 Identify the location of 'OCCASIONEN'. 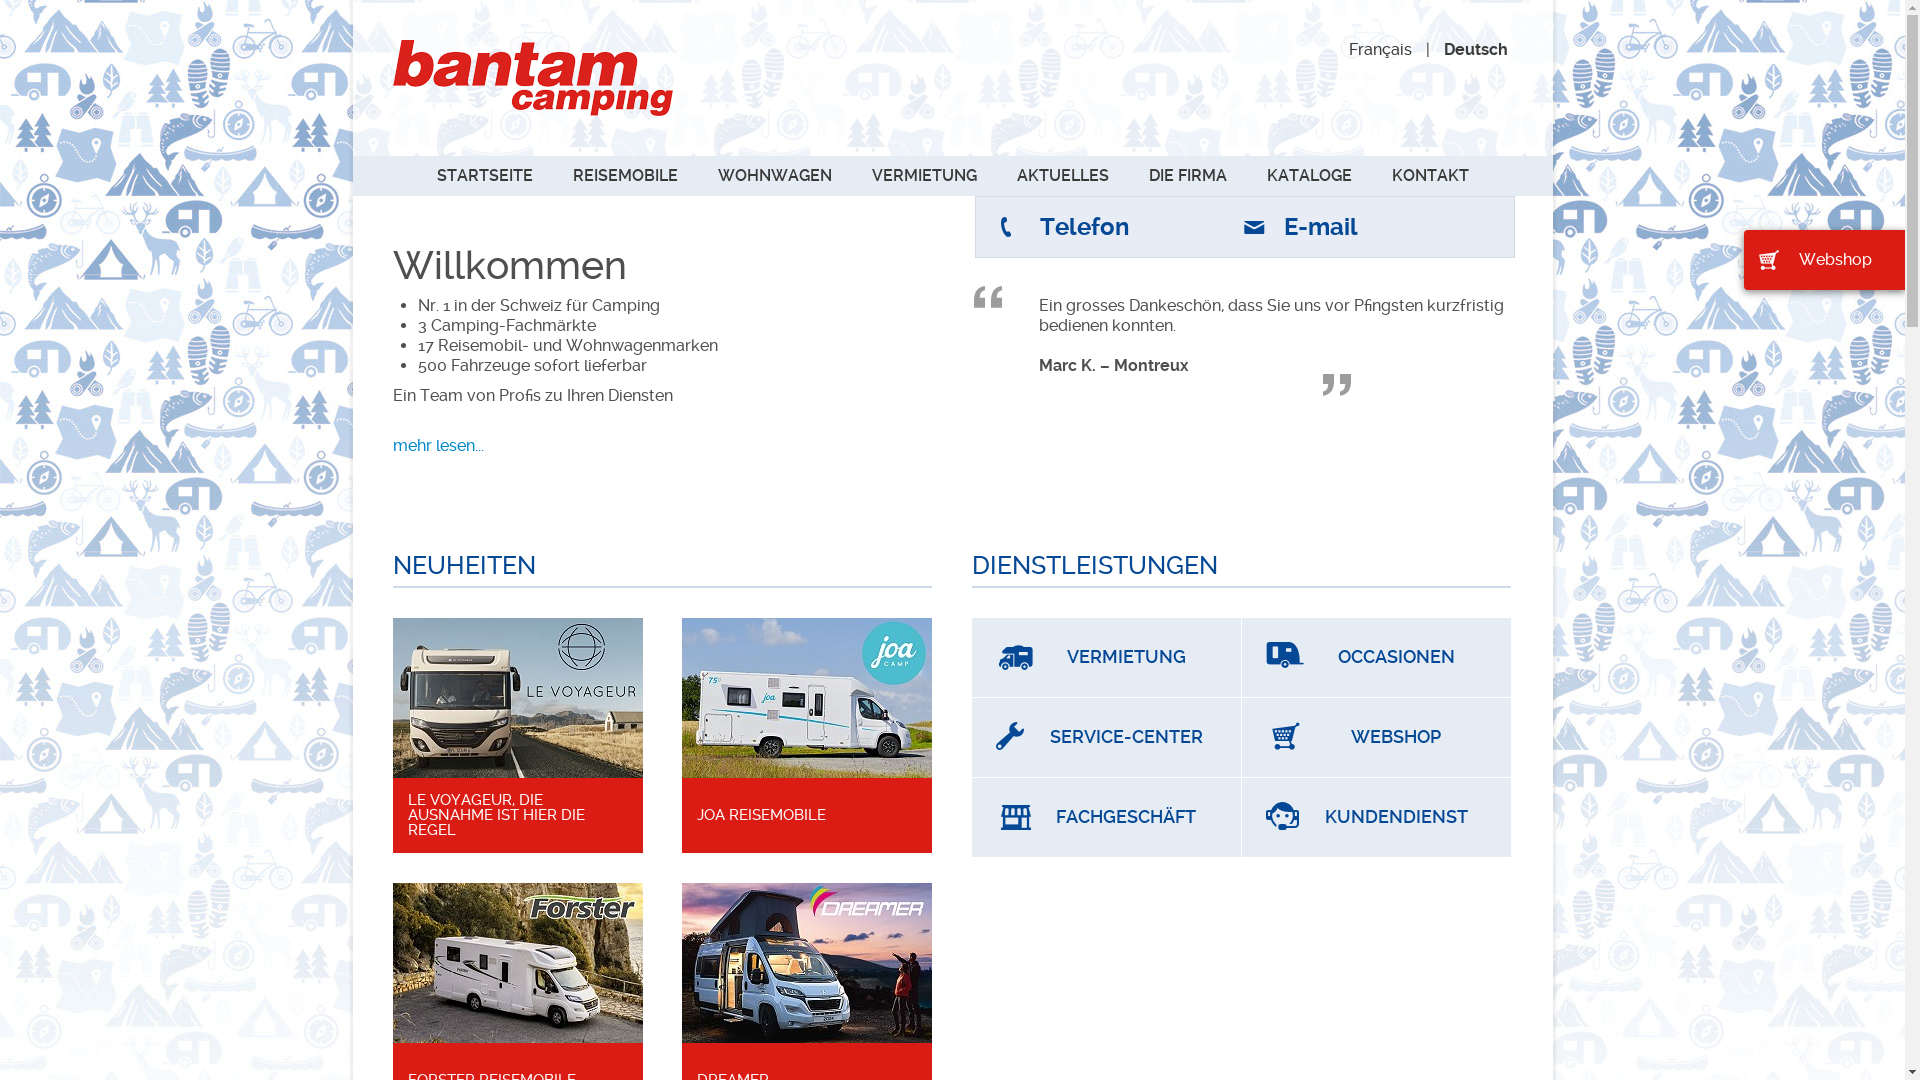
(1375, 657).